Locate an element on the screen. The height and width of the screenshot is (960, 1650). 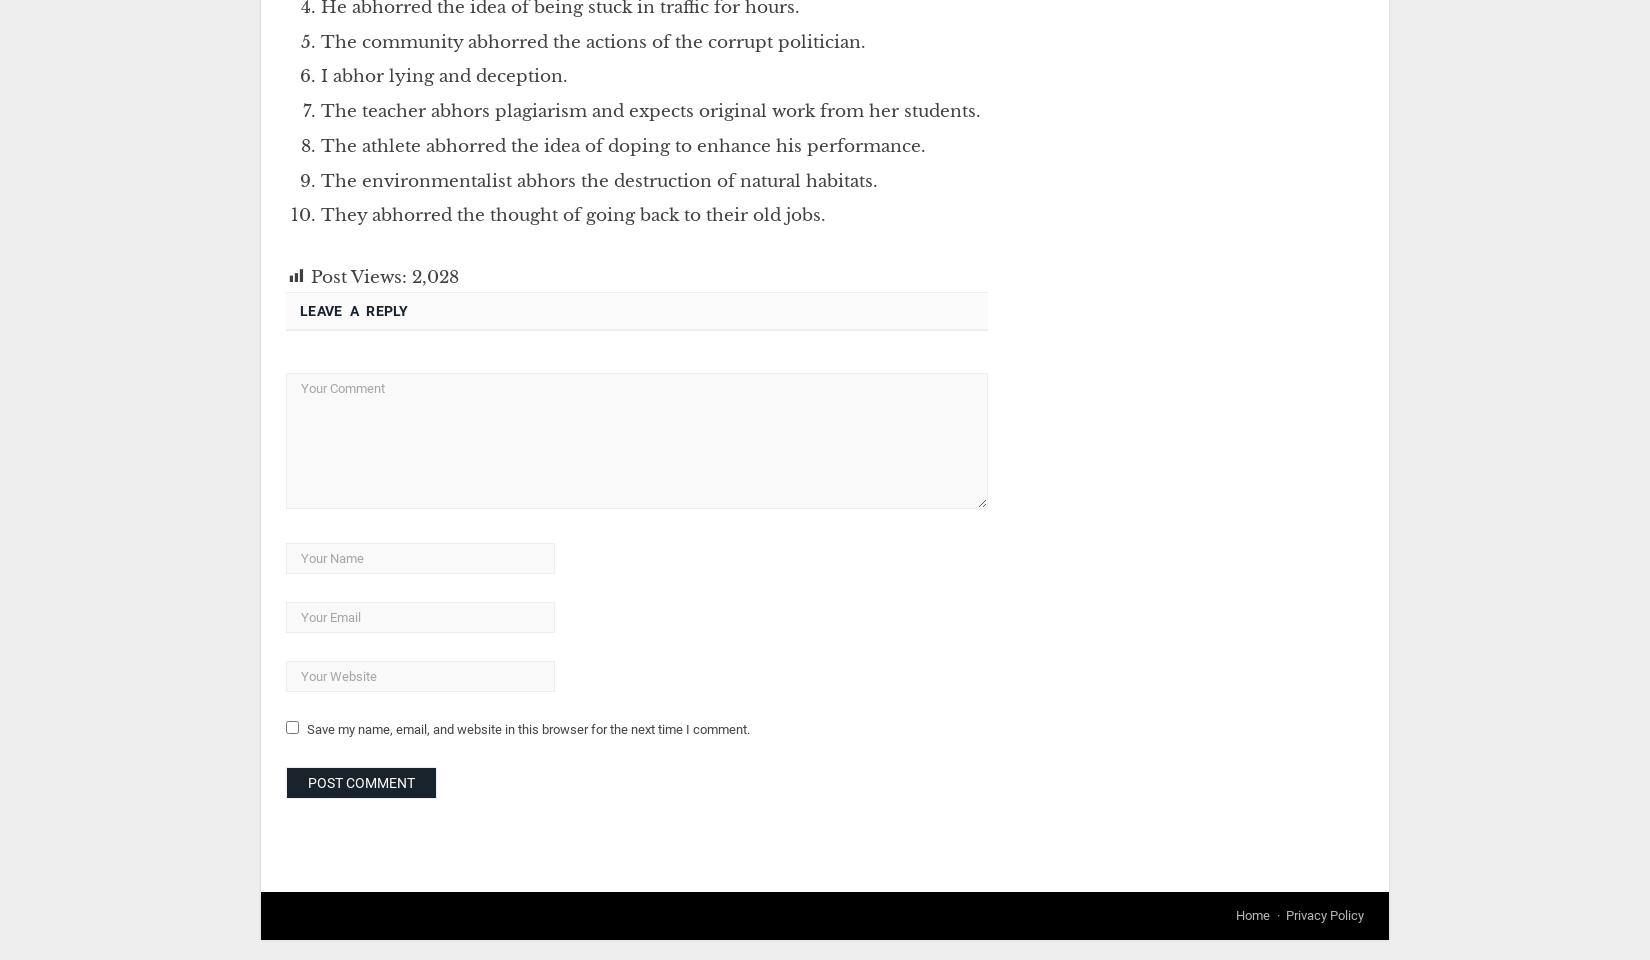
'They abhorred the thought of going back to their old jobs.' is located at coordinates (572, 215).